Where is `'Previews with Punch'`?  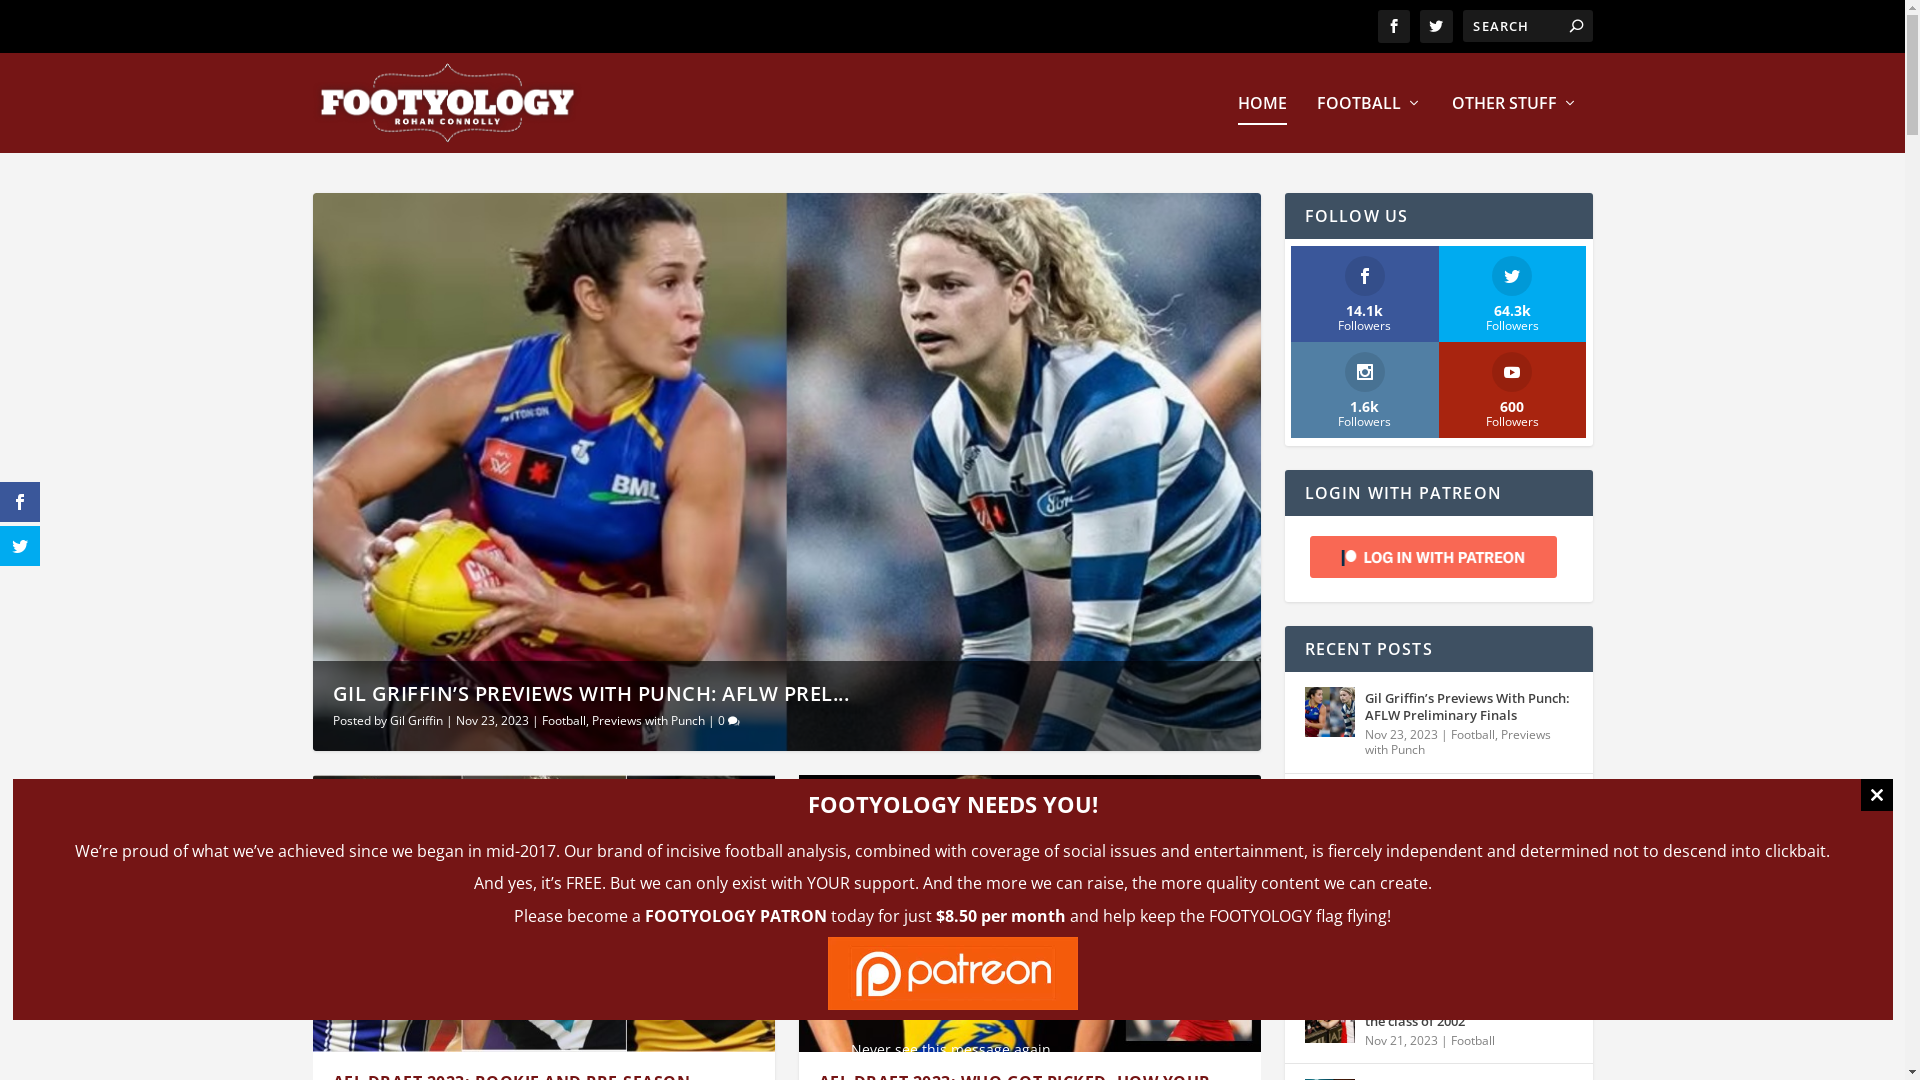
'Previews with Punch' is located at coordinates (1457, 742).